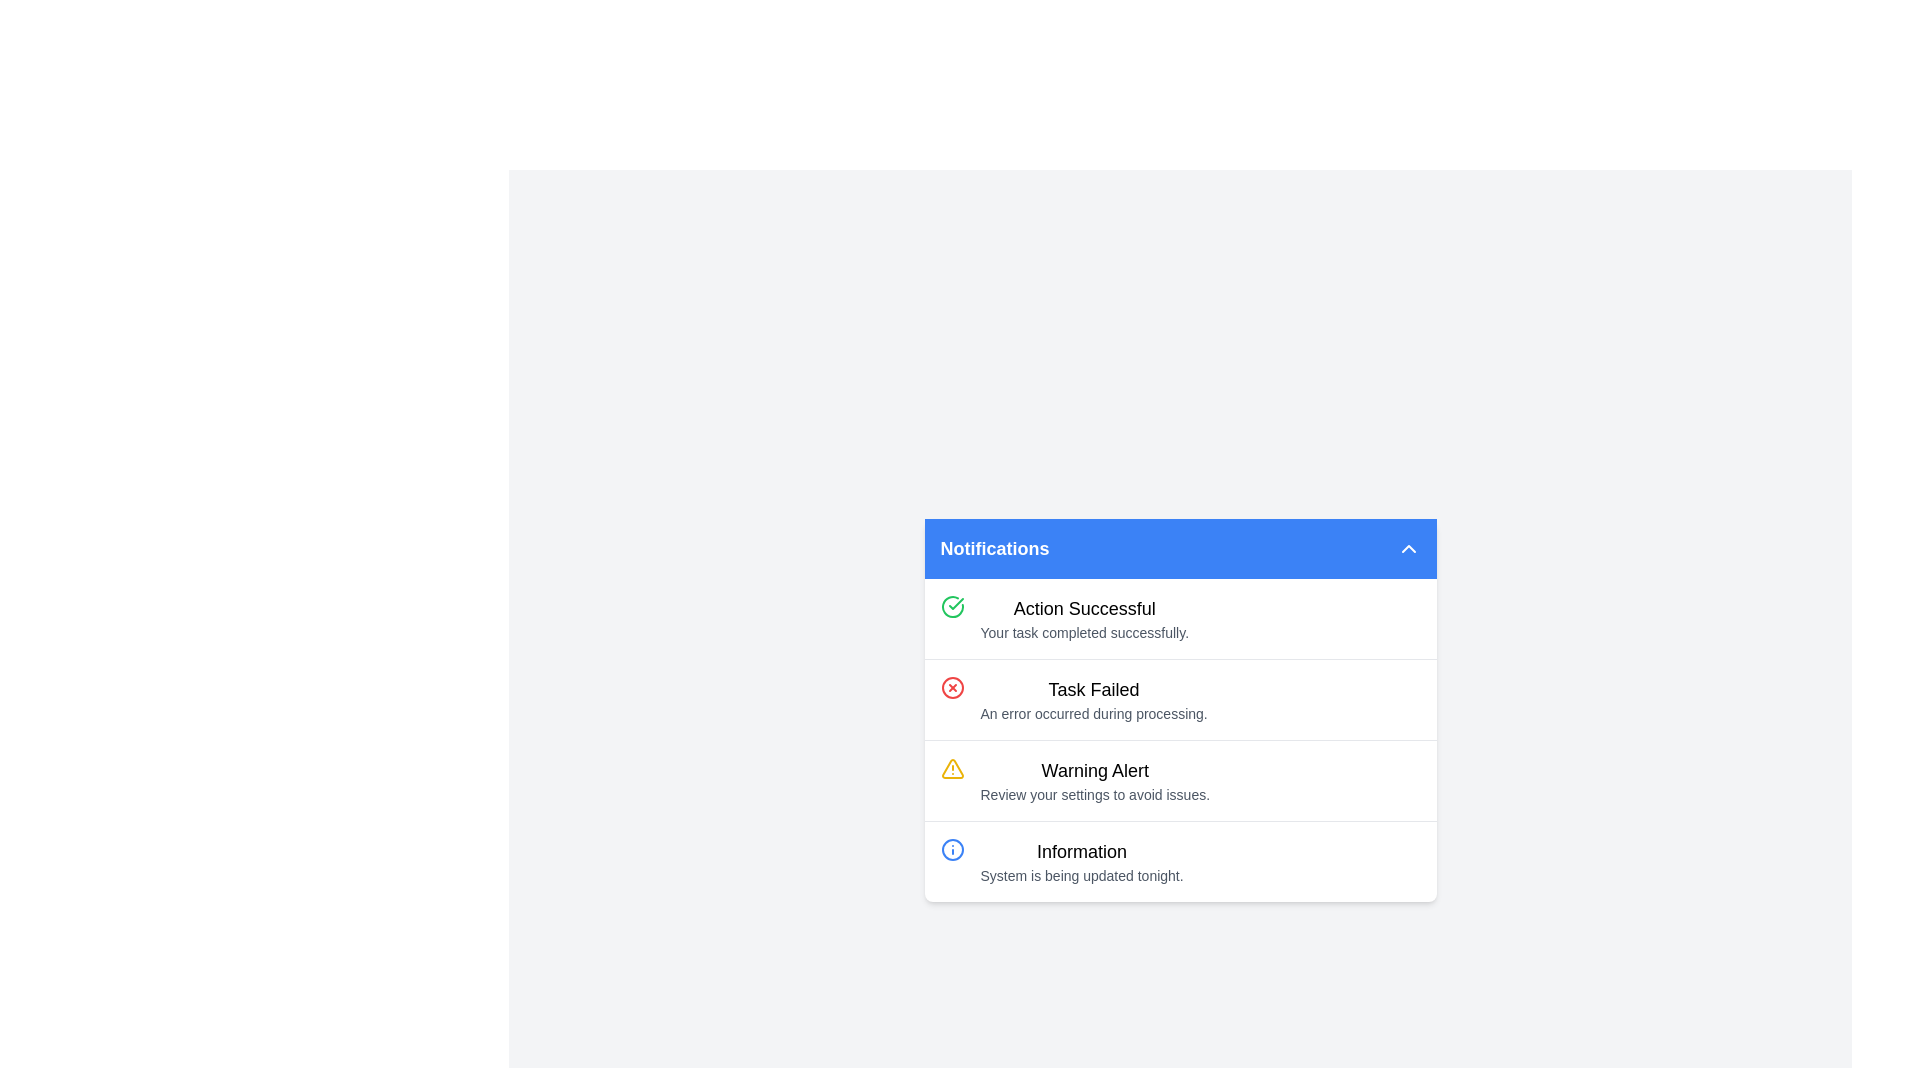 The height and width of the screenshot is (1080, 1920). I want to click on the red circular icon with a cross inside, so click(951, 686).